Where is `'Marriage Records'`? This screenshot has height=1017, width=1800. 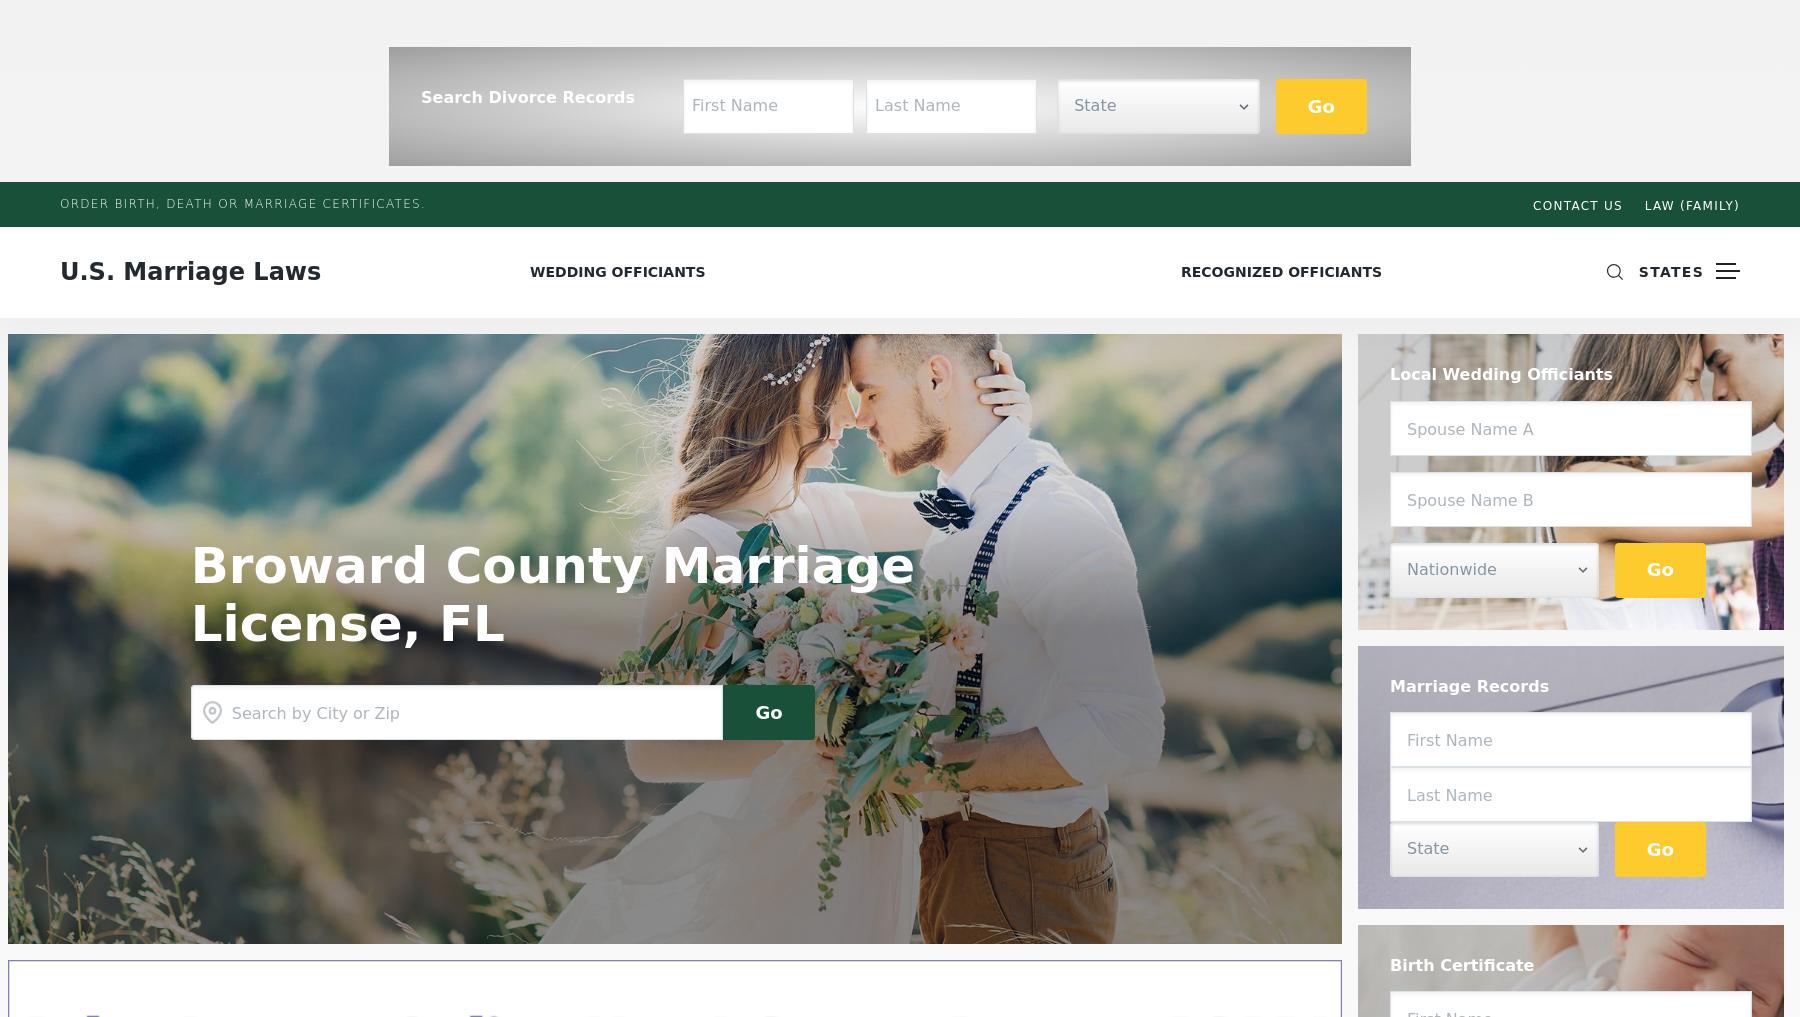 'Marriage Records' is located at coordinates (1469, 684).